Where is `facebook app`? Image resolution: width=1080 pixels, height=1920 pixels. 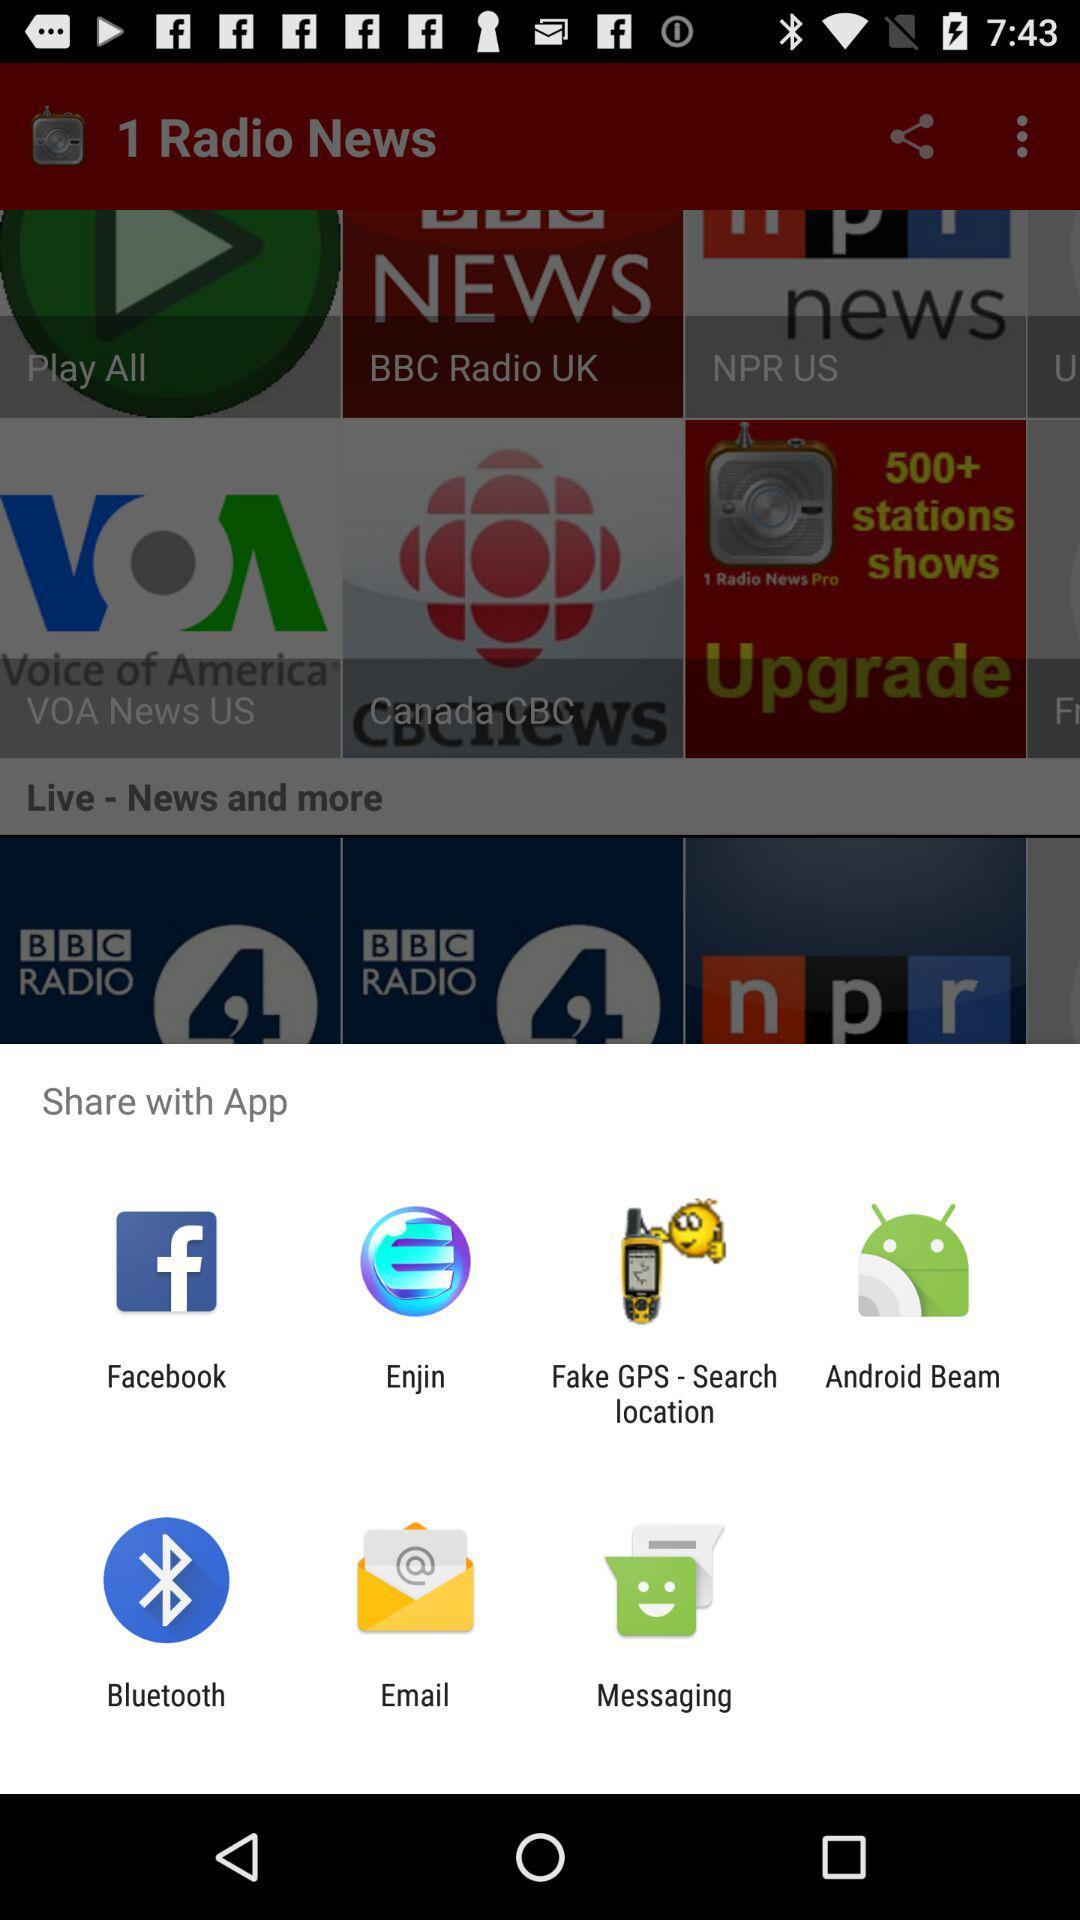 facebook app is located at coordinates (165, 1392).